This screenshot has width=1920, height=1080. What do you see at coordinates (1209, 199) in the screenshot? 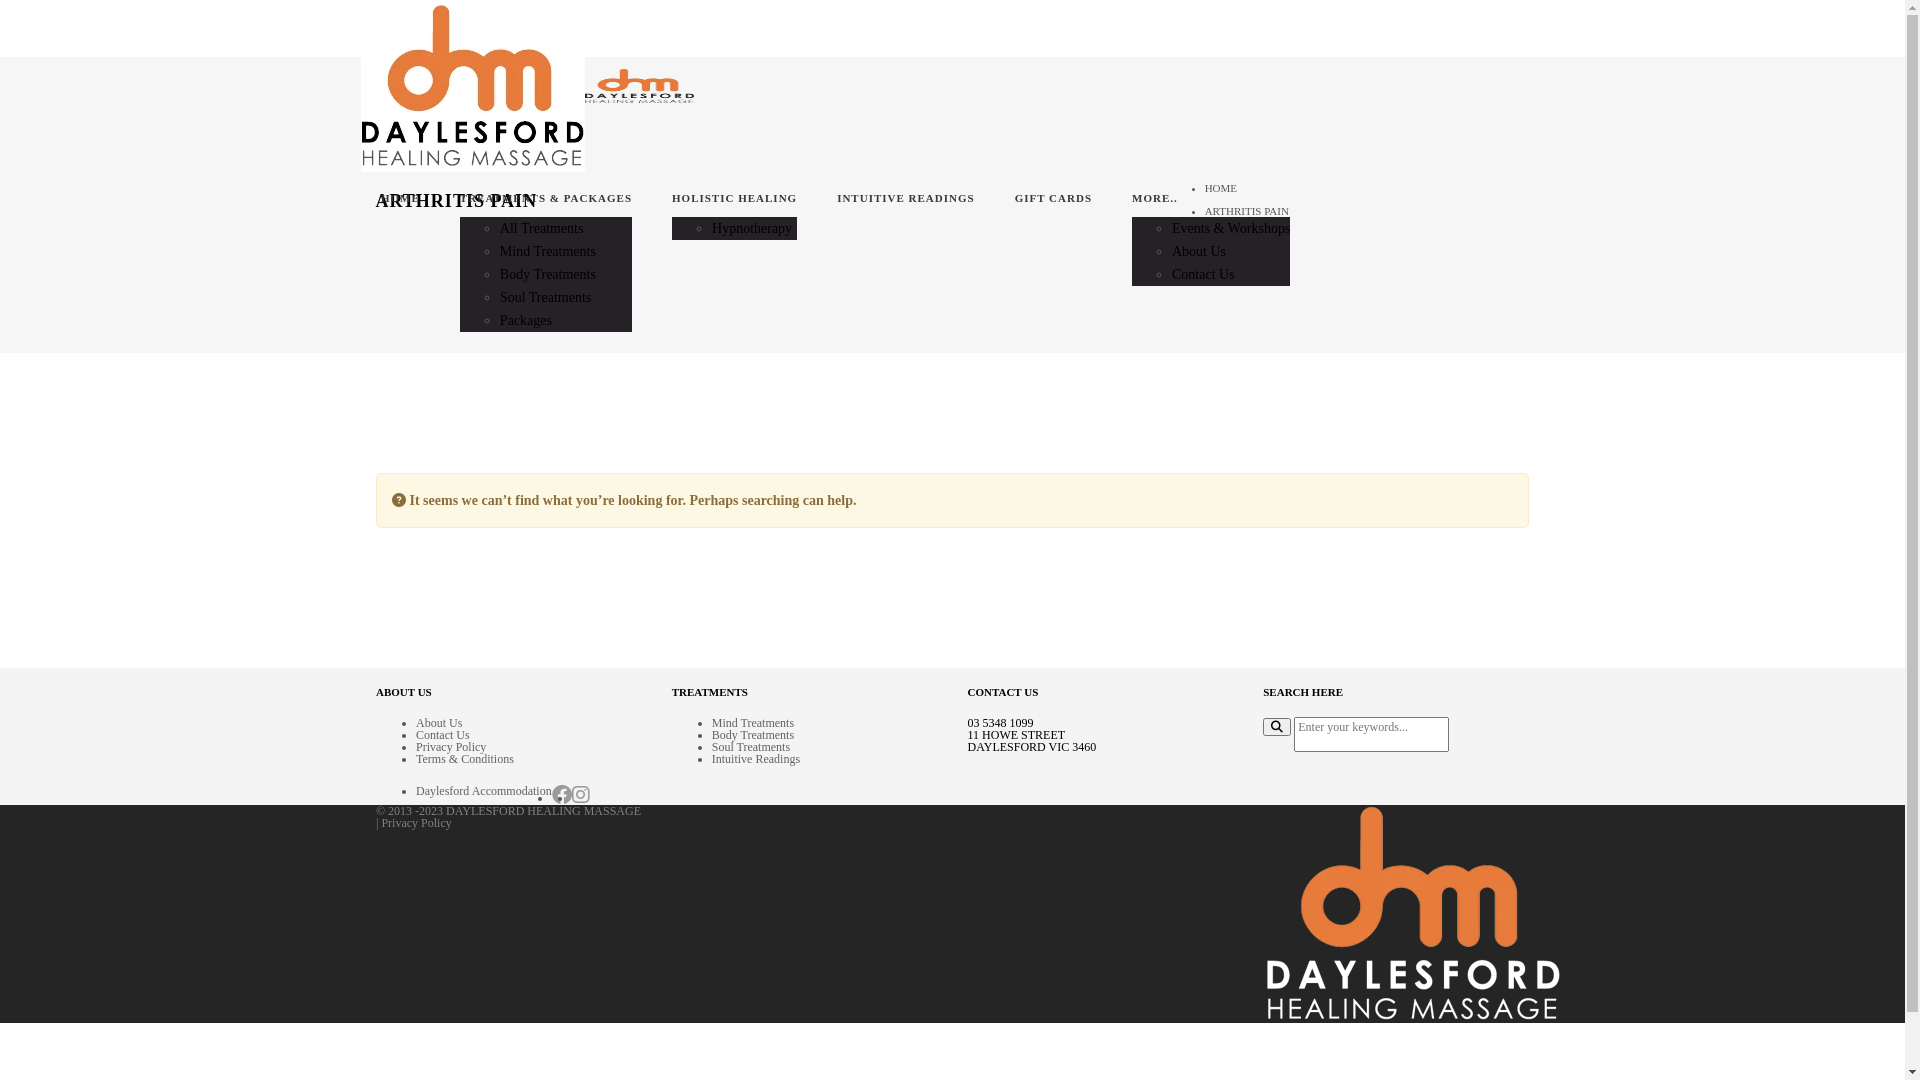
I see `'MORE..'` at bounding box center [1209, 199].